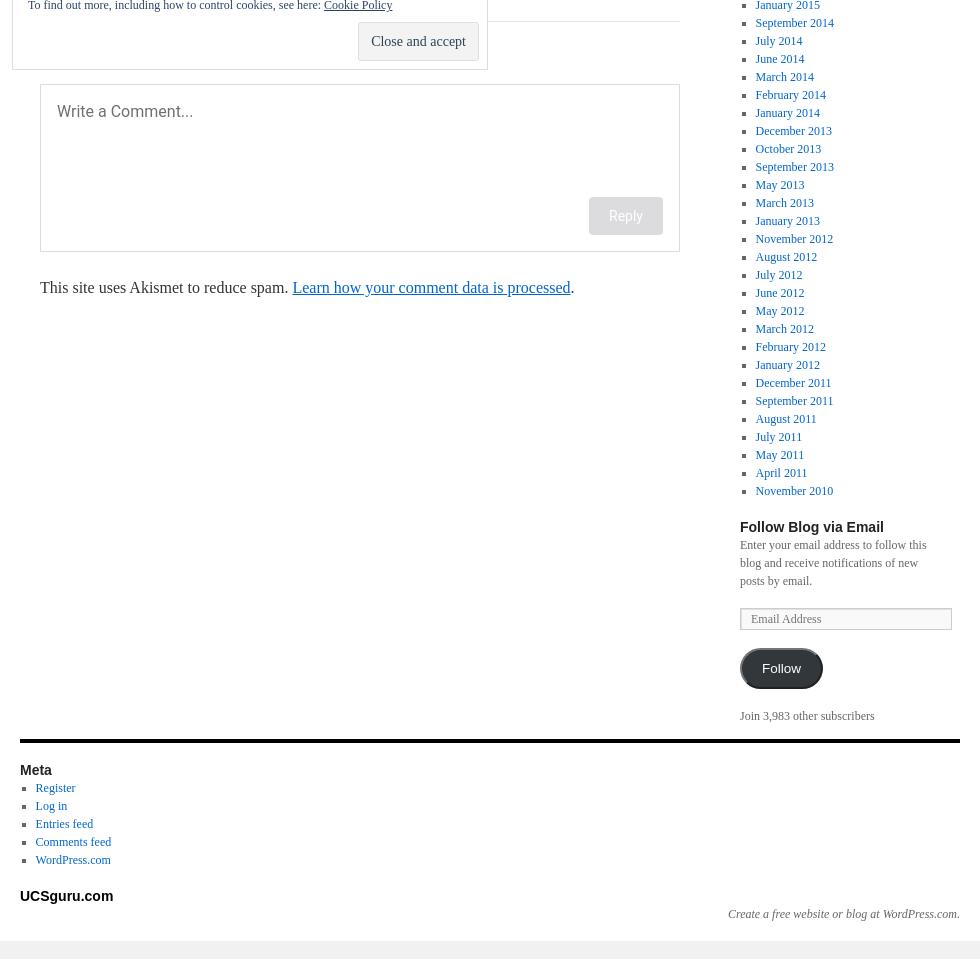 This screenshot has height=959, width=980. Describe the element at coordinates (793, 165) in the screenshot. I see `'September 2013'` at that location.